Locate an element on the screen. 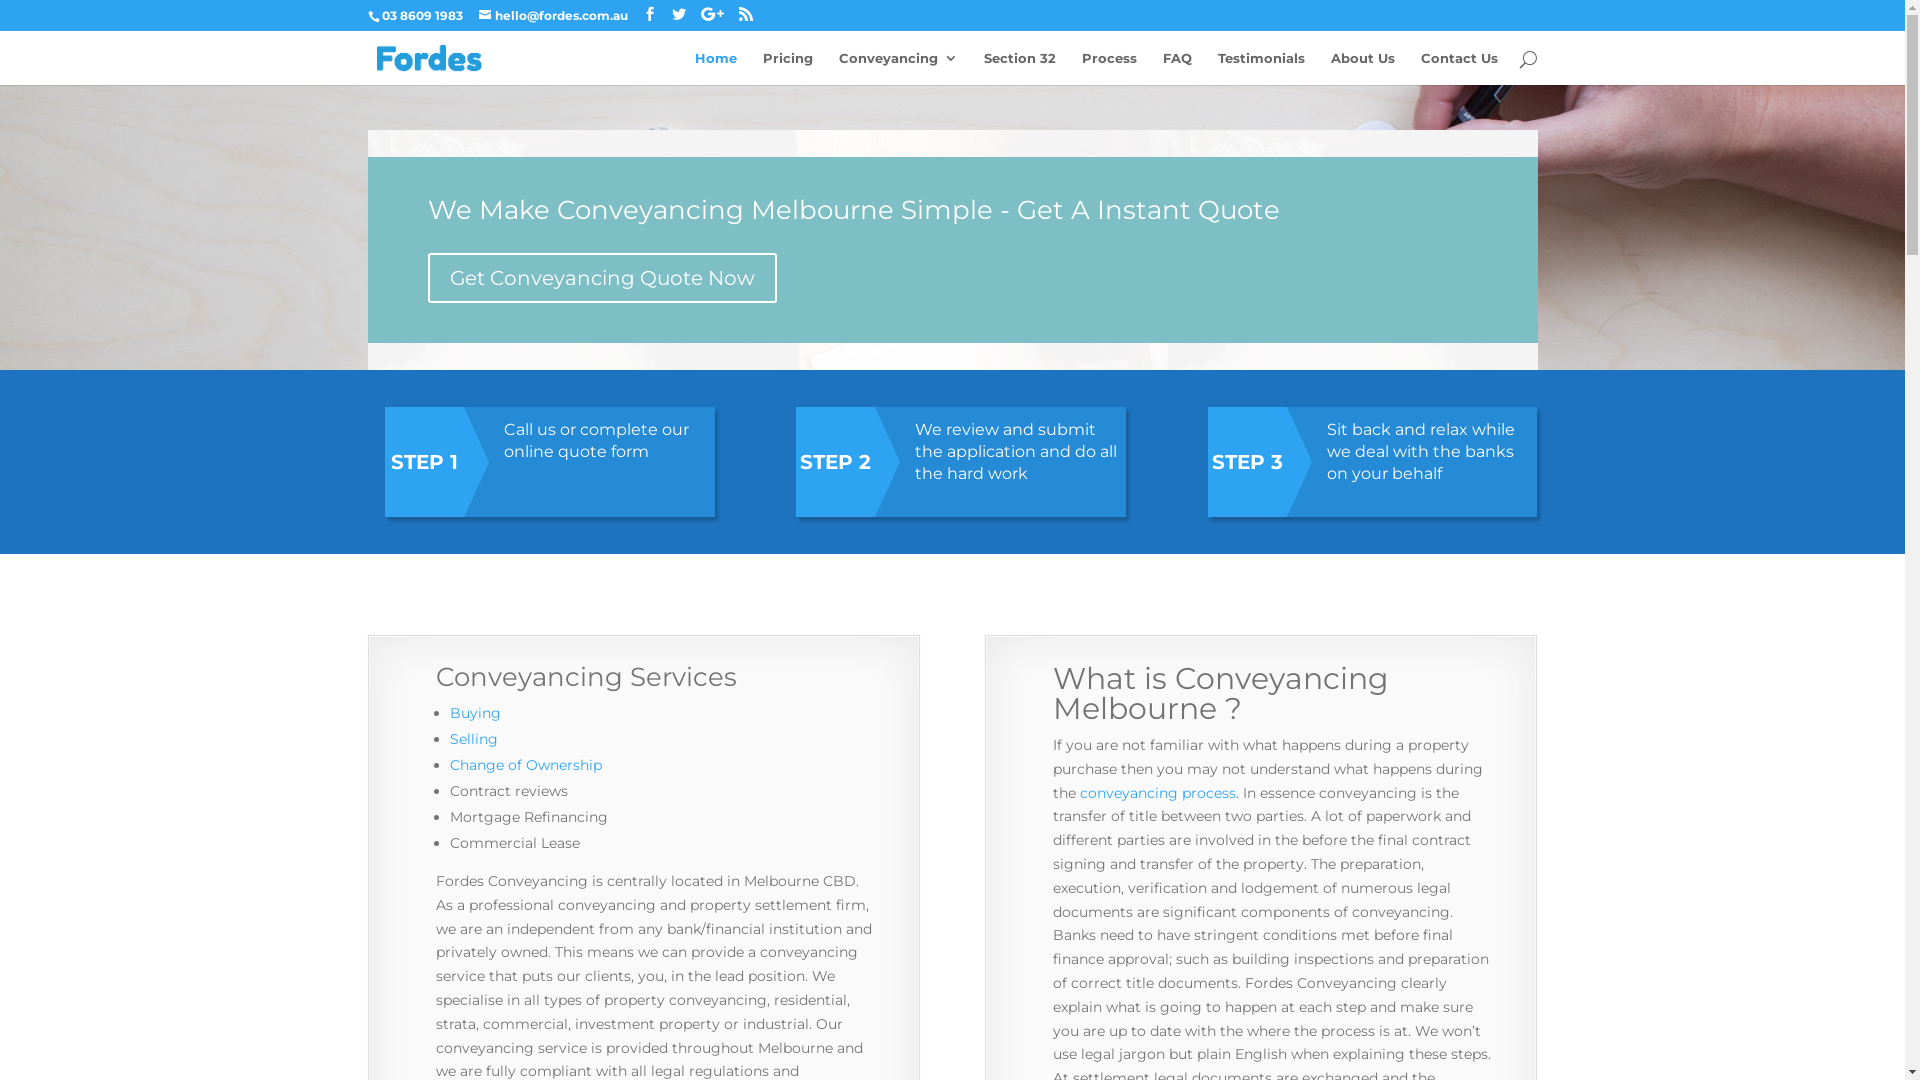  'Contact Us' is located at coordinates (1458, 67).